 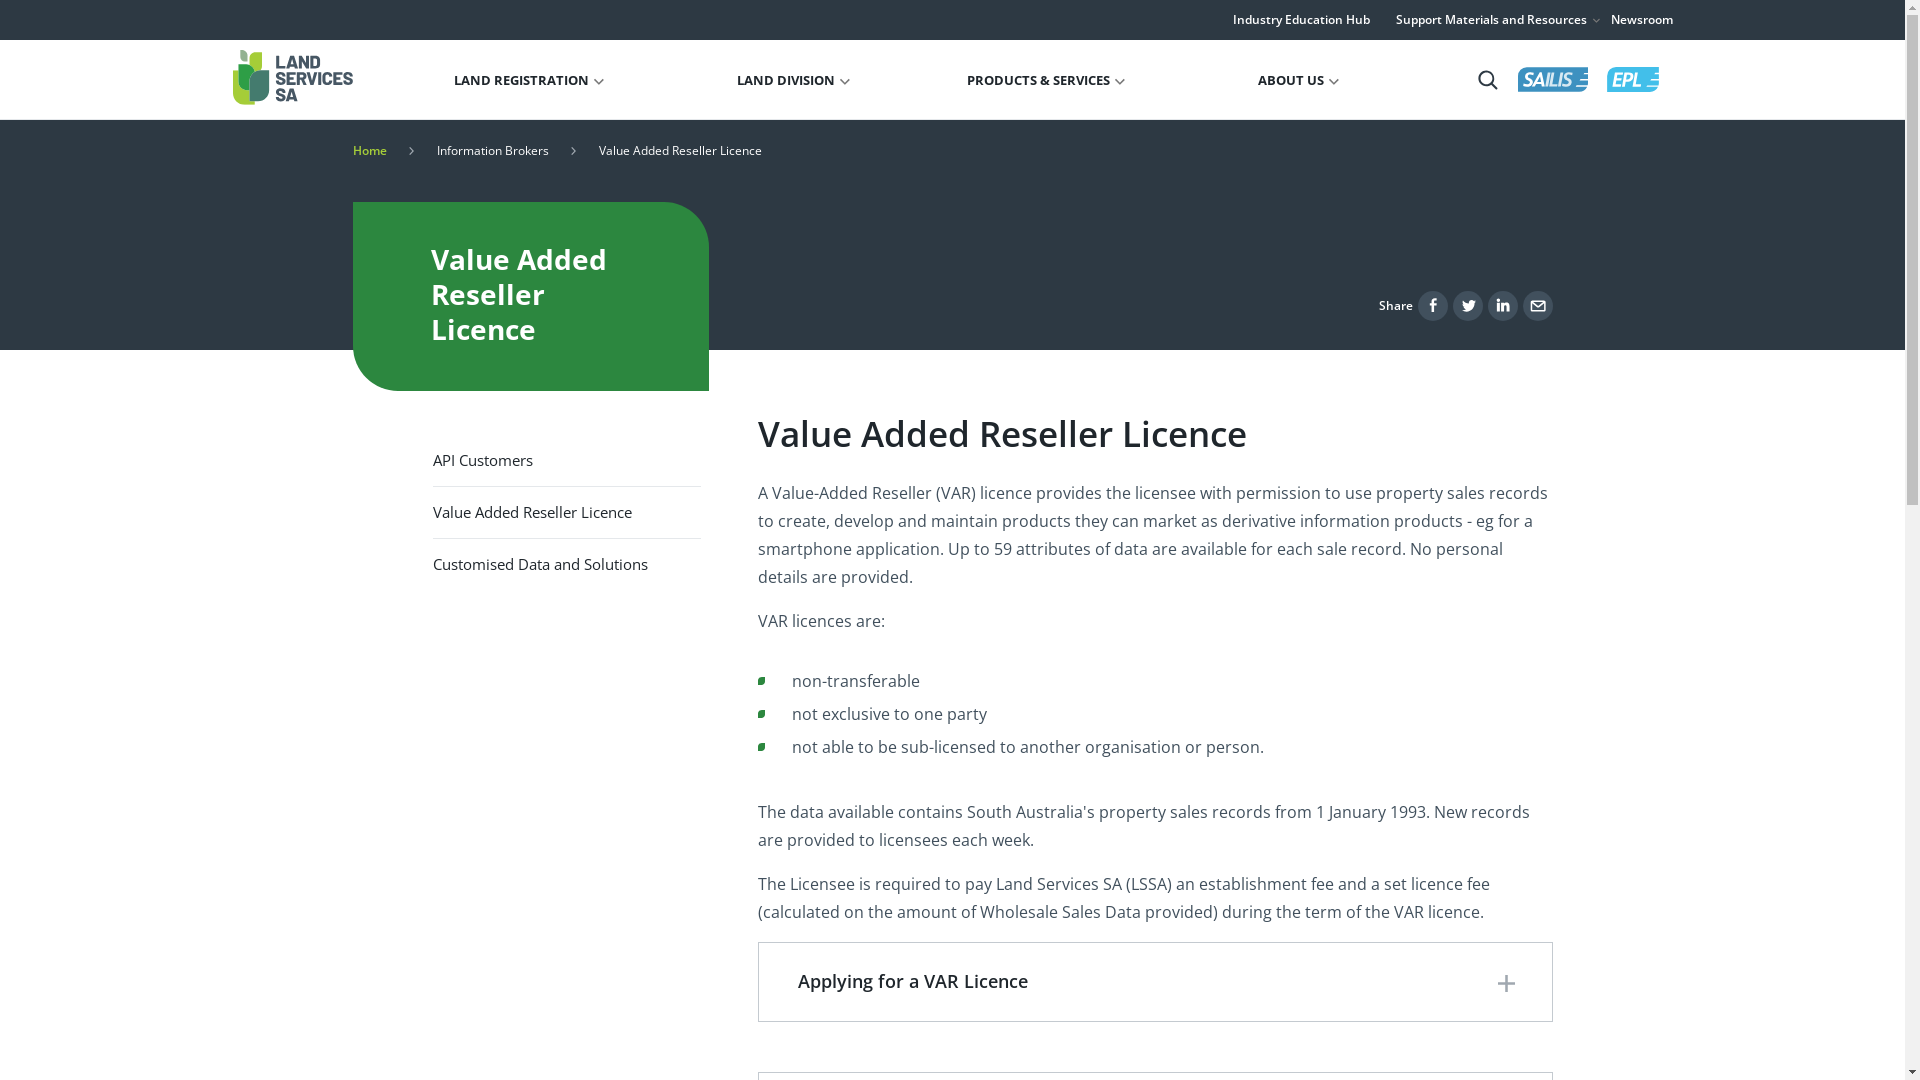 What do you see at coordinates (1045, 79) in the screenshot?
I see `'PRODUCTS & SERVICES'` at bounding box center [1045, 79].